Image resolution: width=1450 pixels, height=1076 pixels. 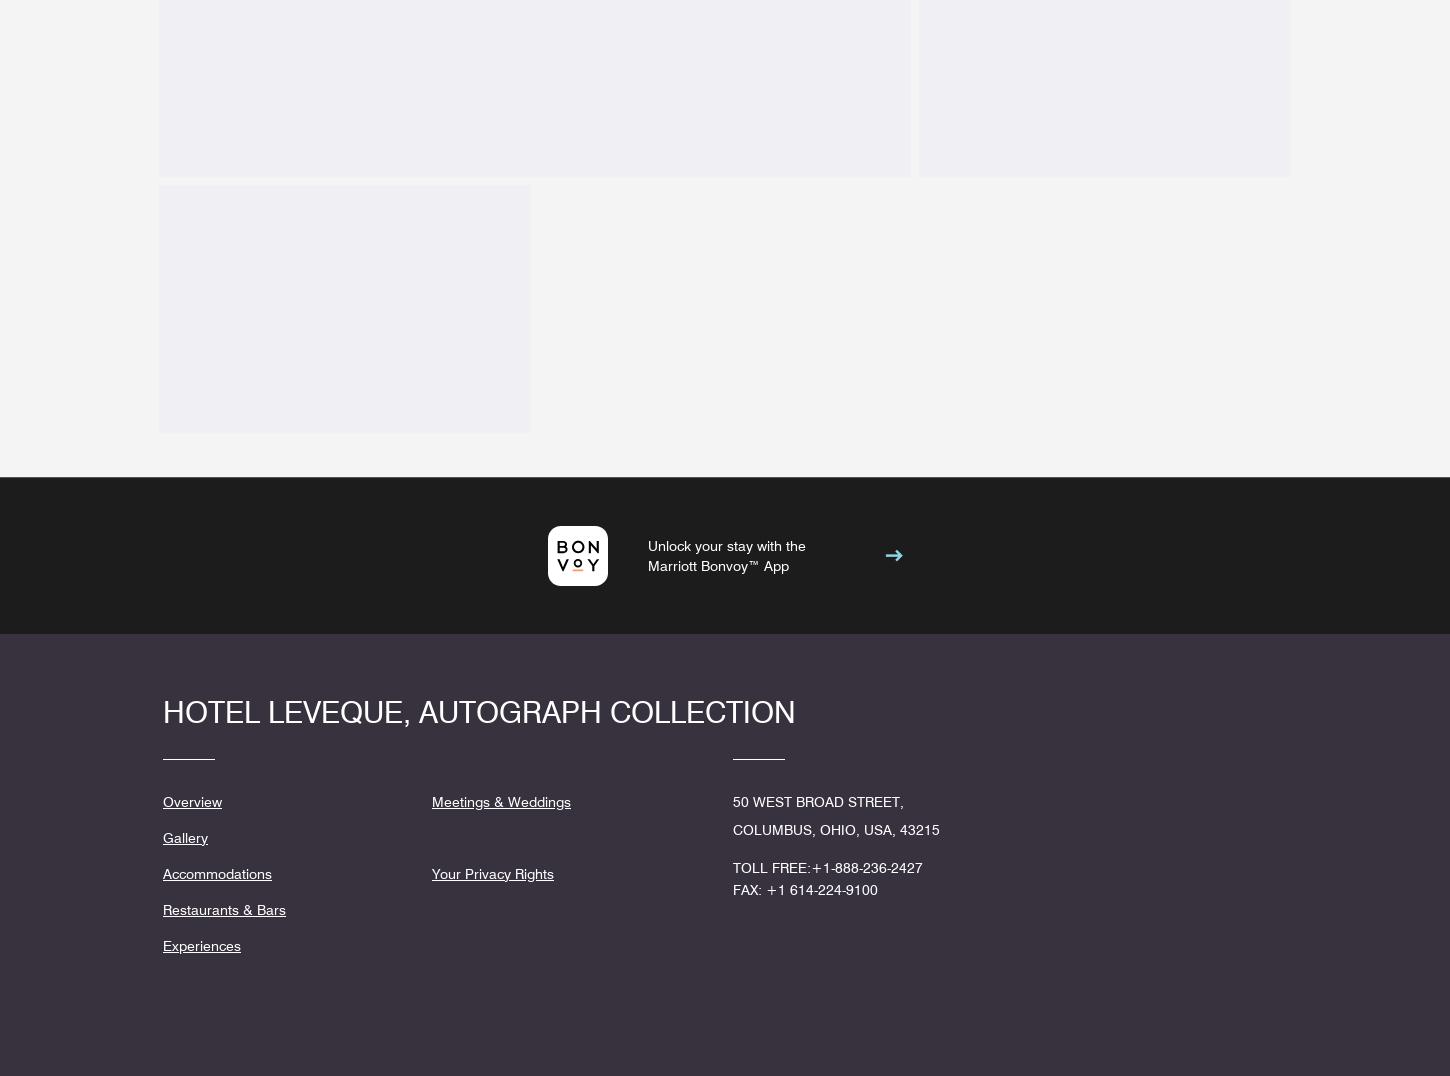 What do you see at coordinates (827, 867) in the screenshot?
I see `'Toll Free:+1-888-236-2427'` at bounding box center [827, 867].